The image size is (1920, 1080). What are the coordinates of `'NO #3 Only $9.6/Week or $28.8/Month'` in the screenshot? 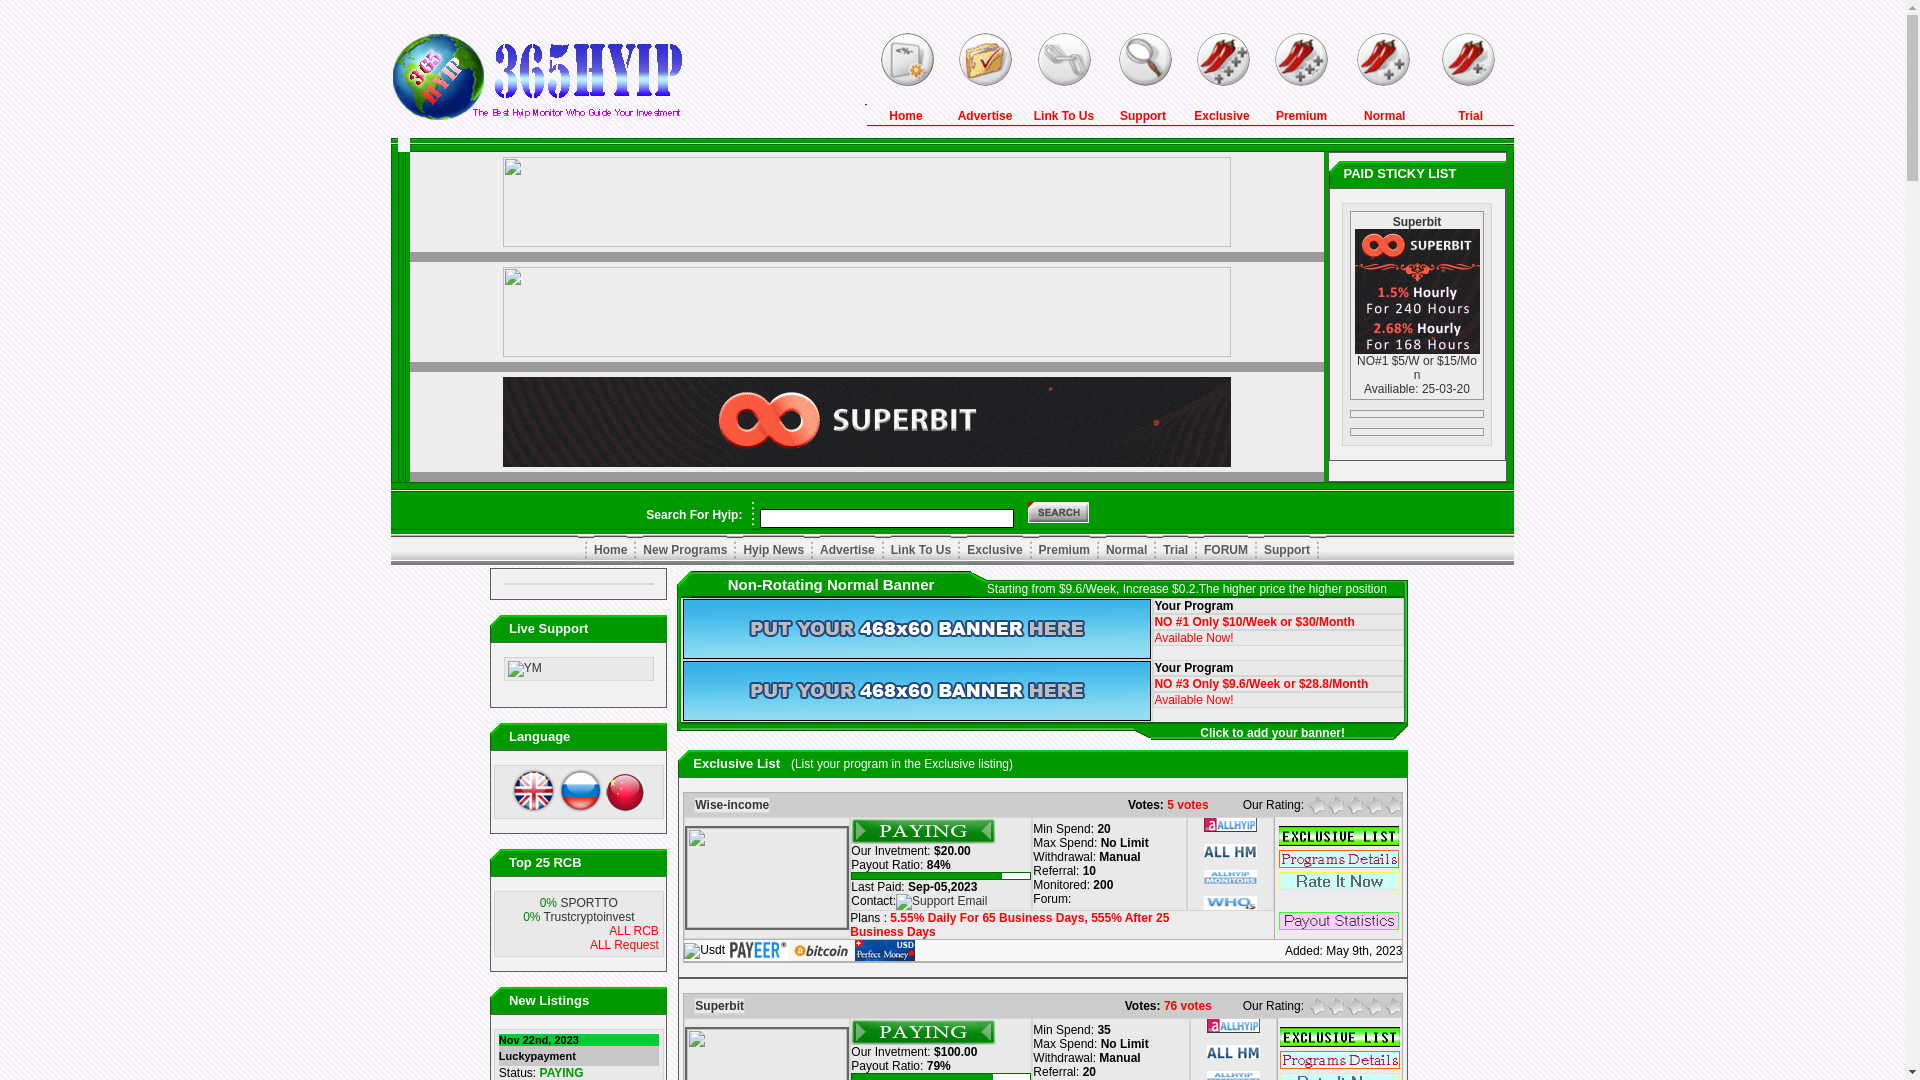 It's located at (1260, 682).